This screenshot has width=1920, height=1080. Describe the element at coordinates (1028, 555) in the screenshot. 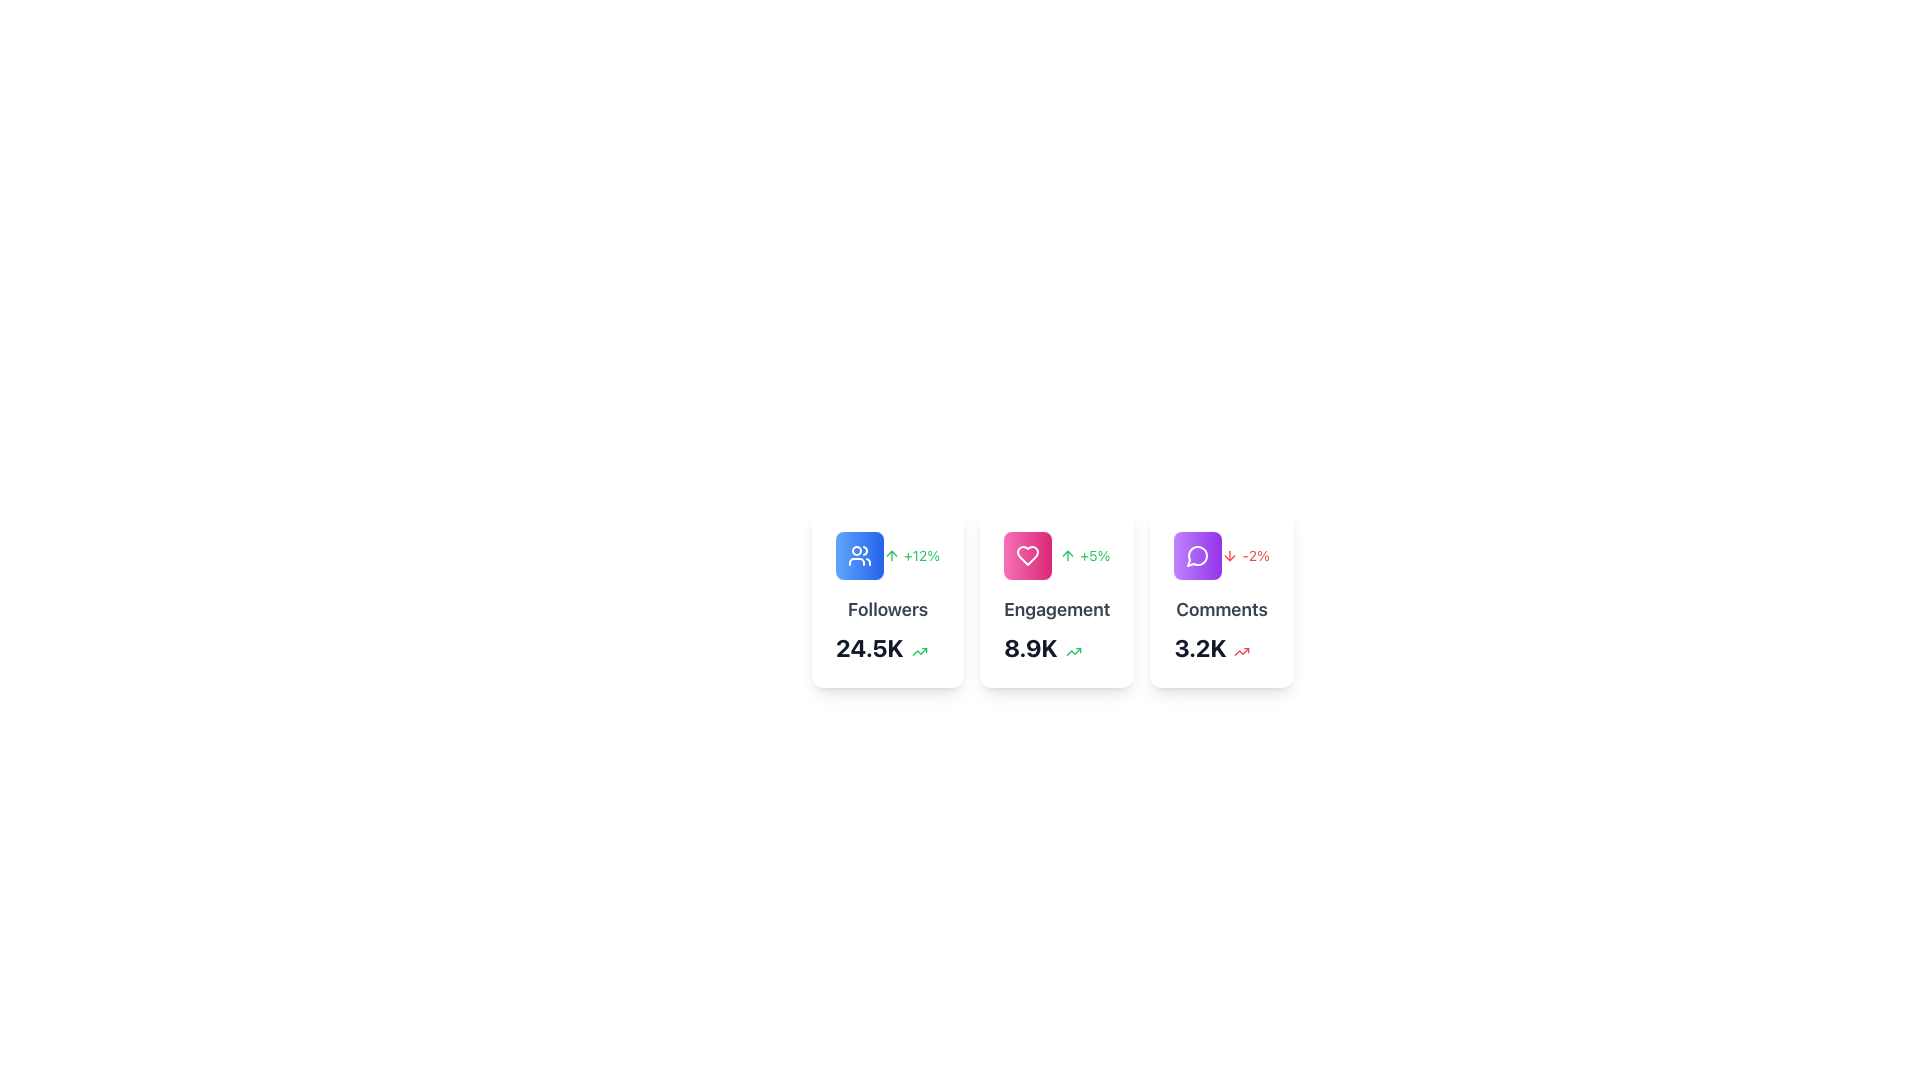

I see `the heart icon on the Engagement card, which represents engagement metrics and is located at the center of the second card in a row of three cards labeled 'Engagement', 'Followers', and 'Comments'` at that location.